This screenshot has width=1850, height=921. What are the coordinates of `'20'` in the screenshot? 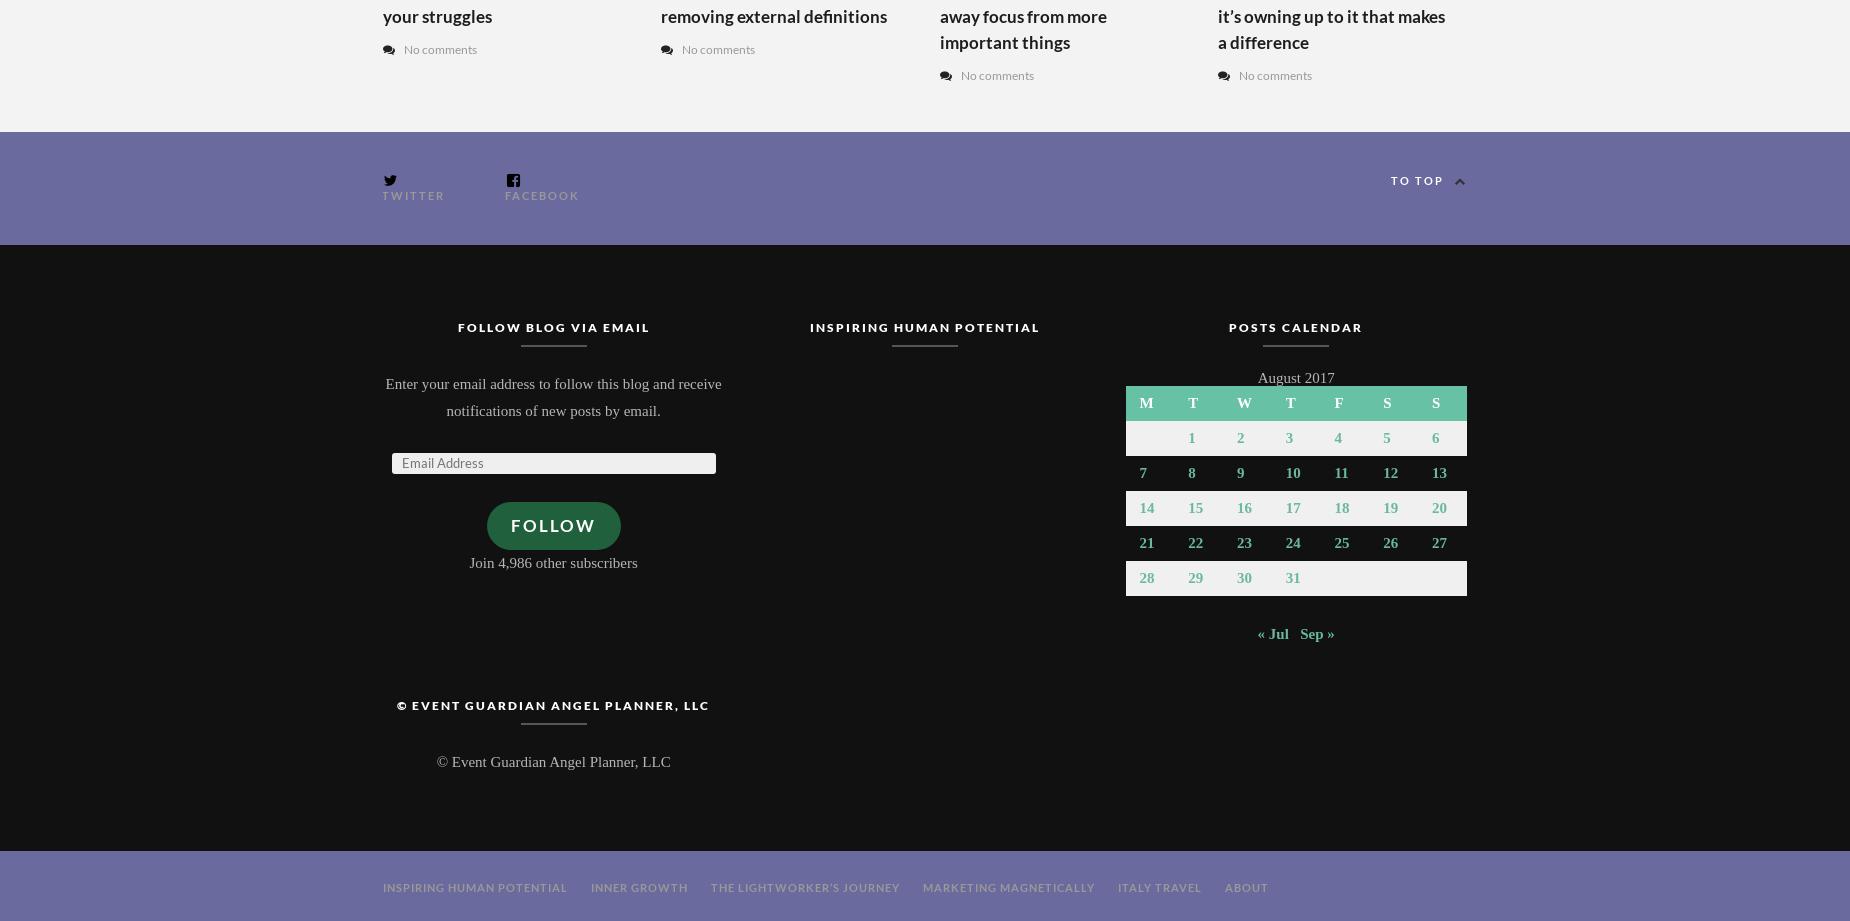 It's located at (1439, 507).